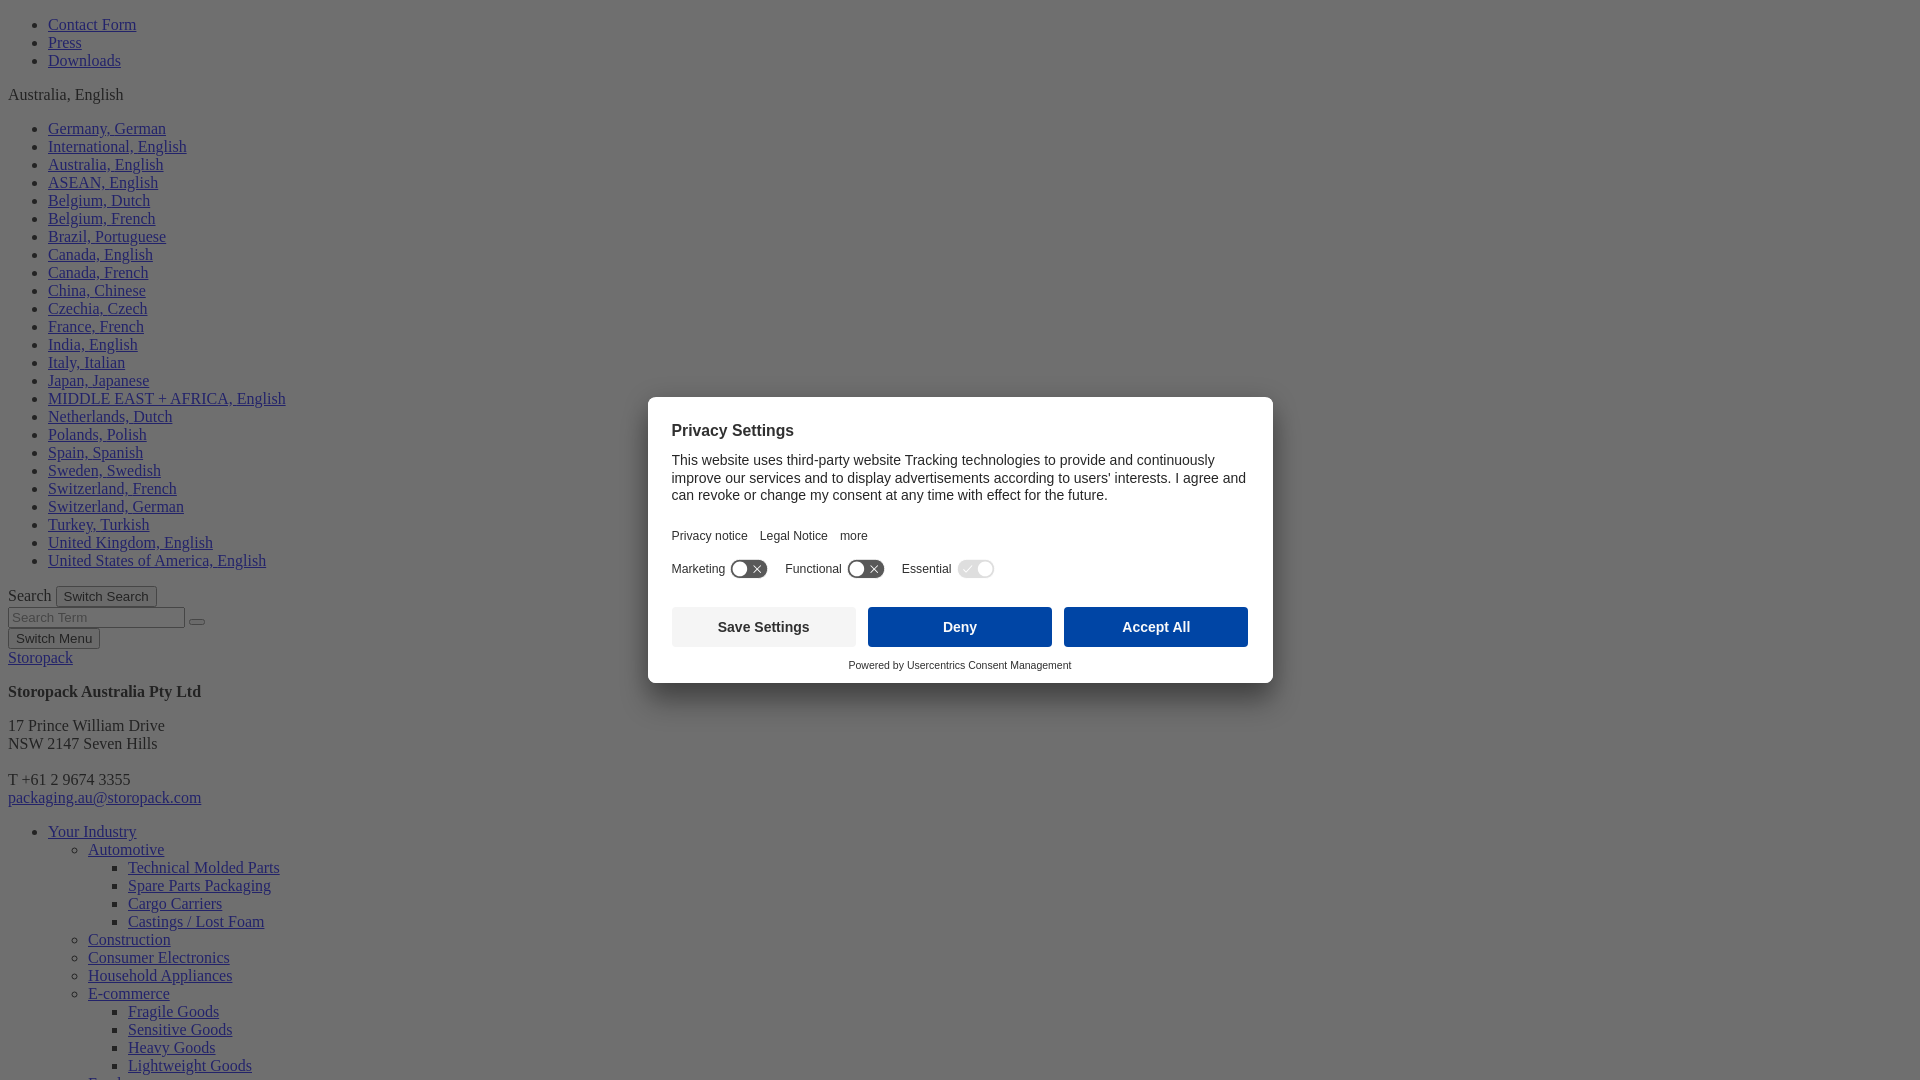  What do you see at coordinates (196, 921) in the screenshot?
I see `'Castings / Lost Foam'` at bounding box center [196, 921].